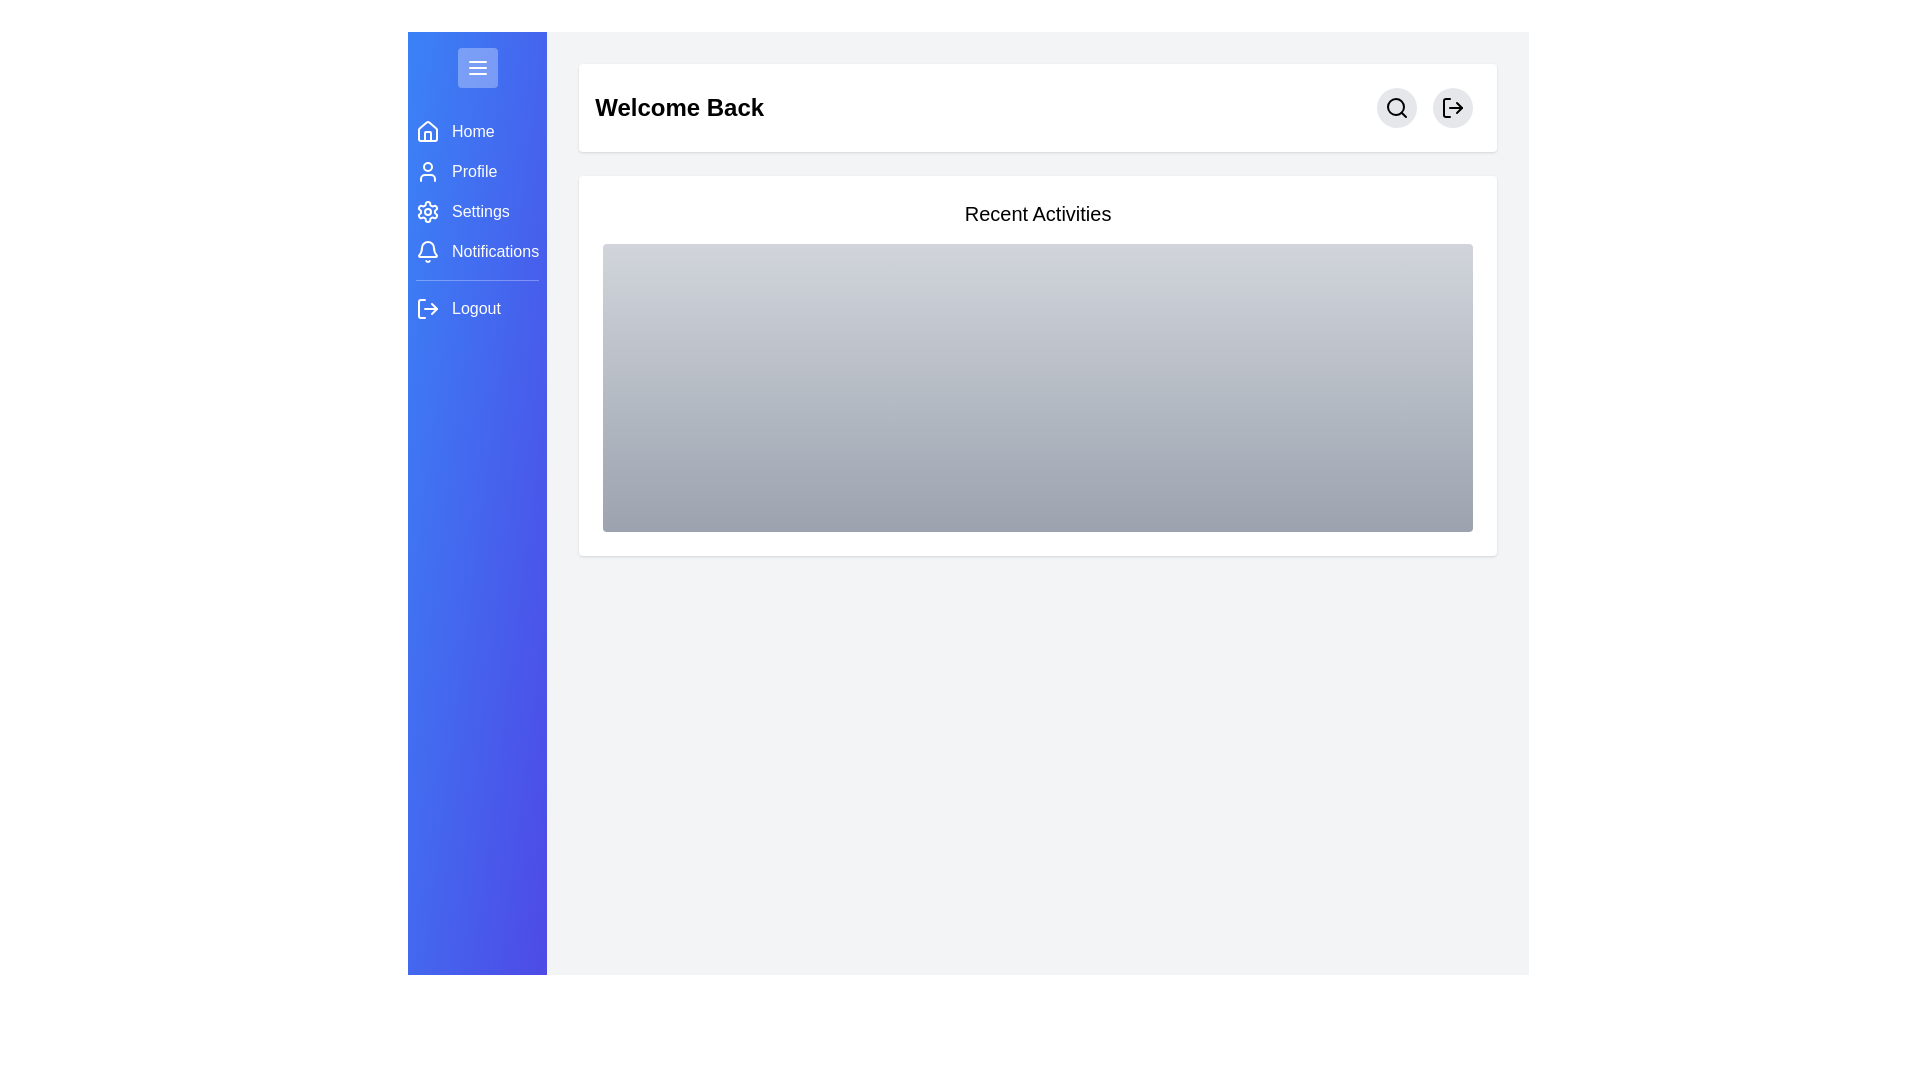 This screenshot has height=1080, width=1920. Describe the element at coordinates (1395, 107) in the screenshot. I see `the circular magnifying glass icon located in the top-right area of the interface, above the 'Recent Activities' heading` at that location.